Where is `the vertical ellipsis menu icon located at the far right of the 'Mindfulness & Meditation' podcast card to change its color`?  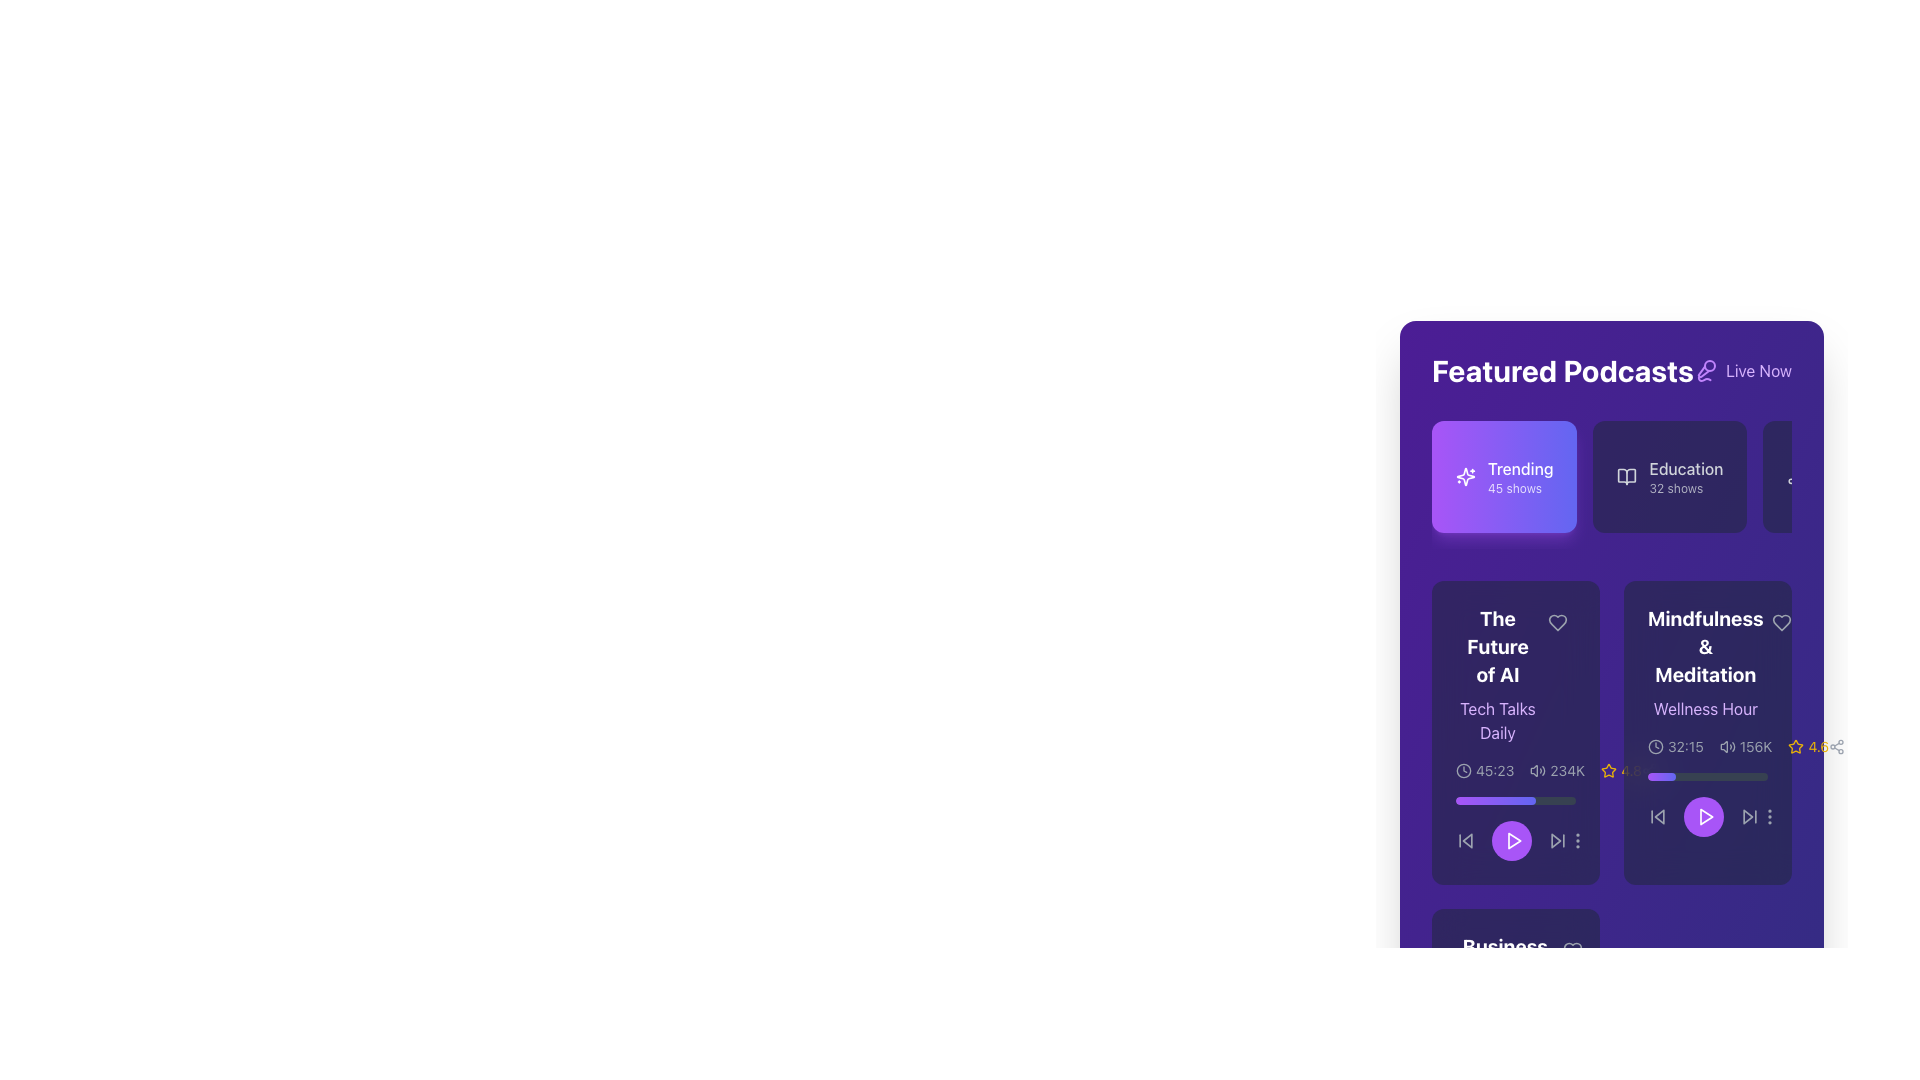
the vertical ellipsis menu icon located at the far right of the 'Mindfulness & Meditation' podcast card to change its color is located at coordinates (1577, 840).